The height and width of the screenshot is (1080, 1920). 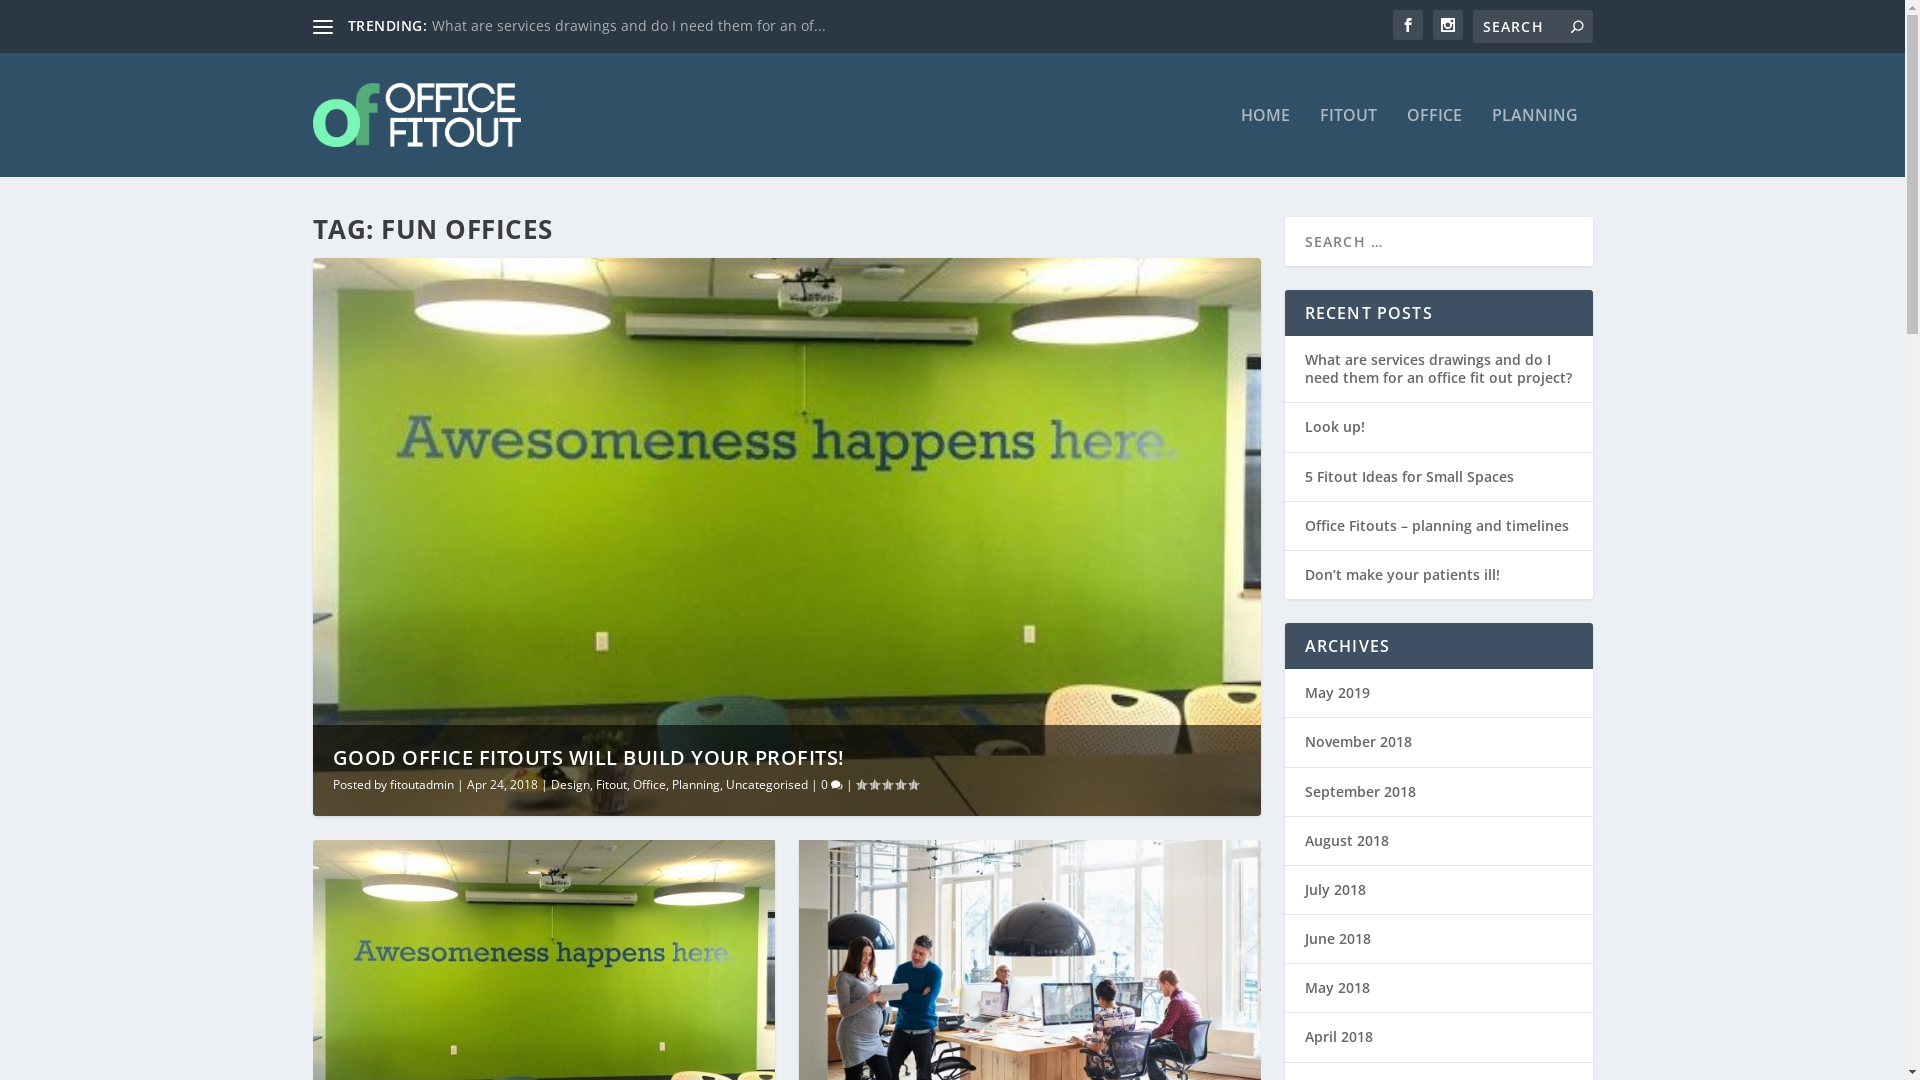 What do you see at coordinates (835, 784) in the screenshot?
I see `'comment count'` at bounding box center [835, 784].